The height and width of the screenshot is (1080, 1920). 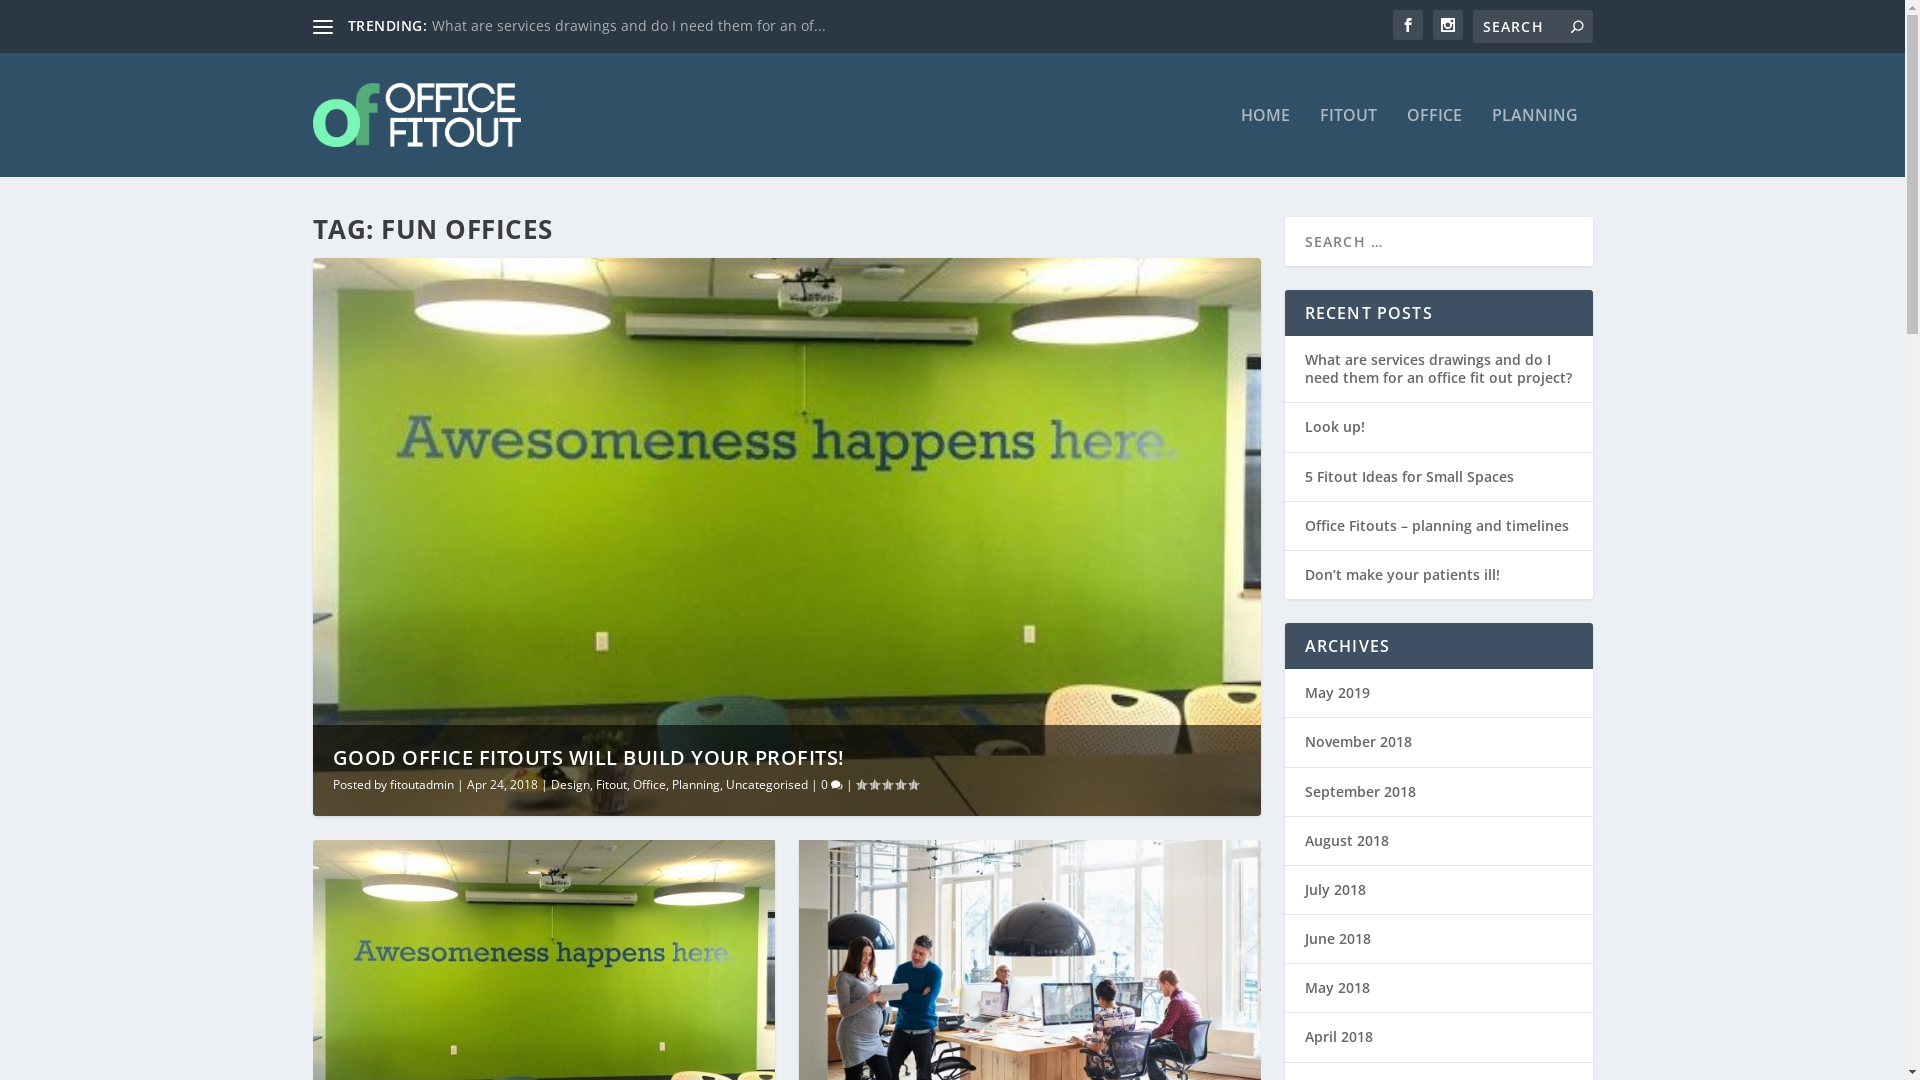 What do you see at coordinates (835, 784) in the screenshot?
I see `'comment count'` at bounding box center [835, 784].